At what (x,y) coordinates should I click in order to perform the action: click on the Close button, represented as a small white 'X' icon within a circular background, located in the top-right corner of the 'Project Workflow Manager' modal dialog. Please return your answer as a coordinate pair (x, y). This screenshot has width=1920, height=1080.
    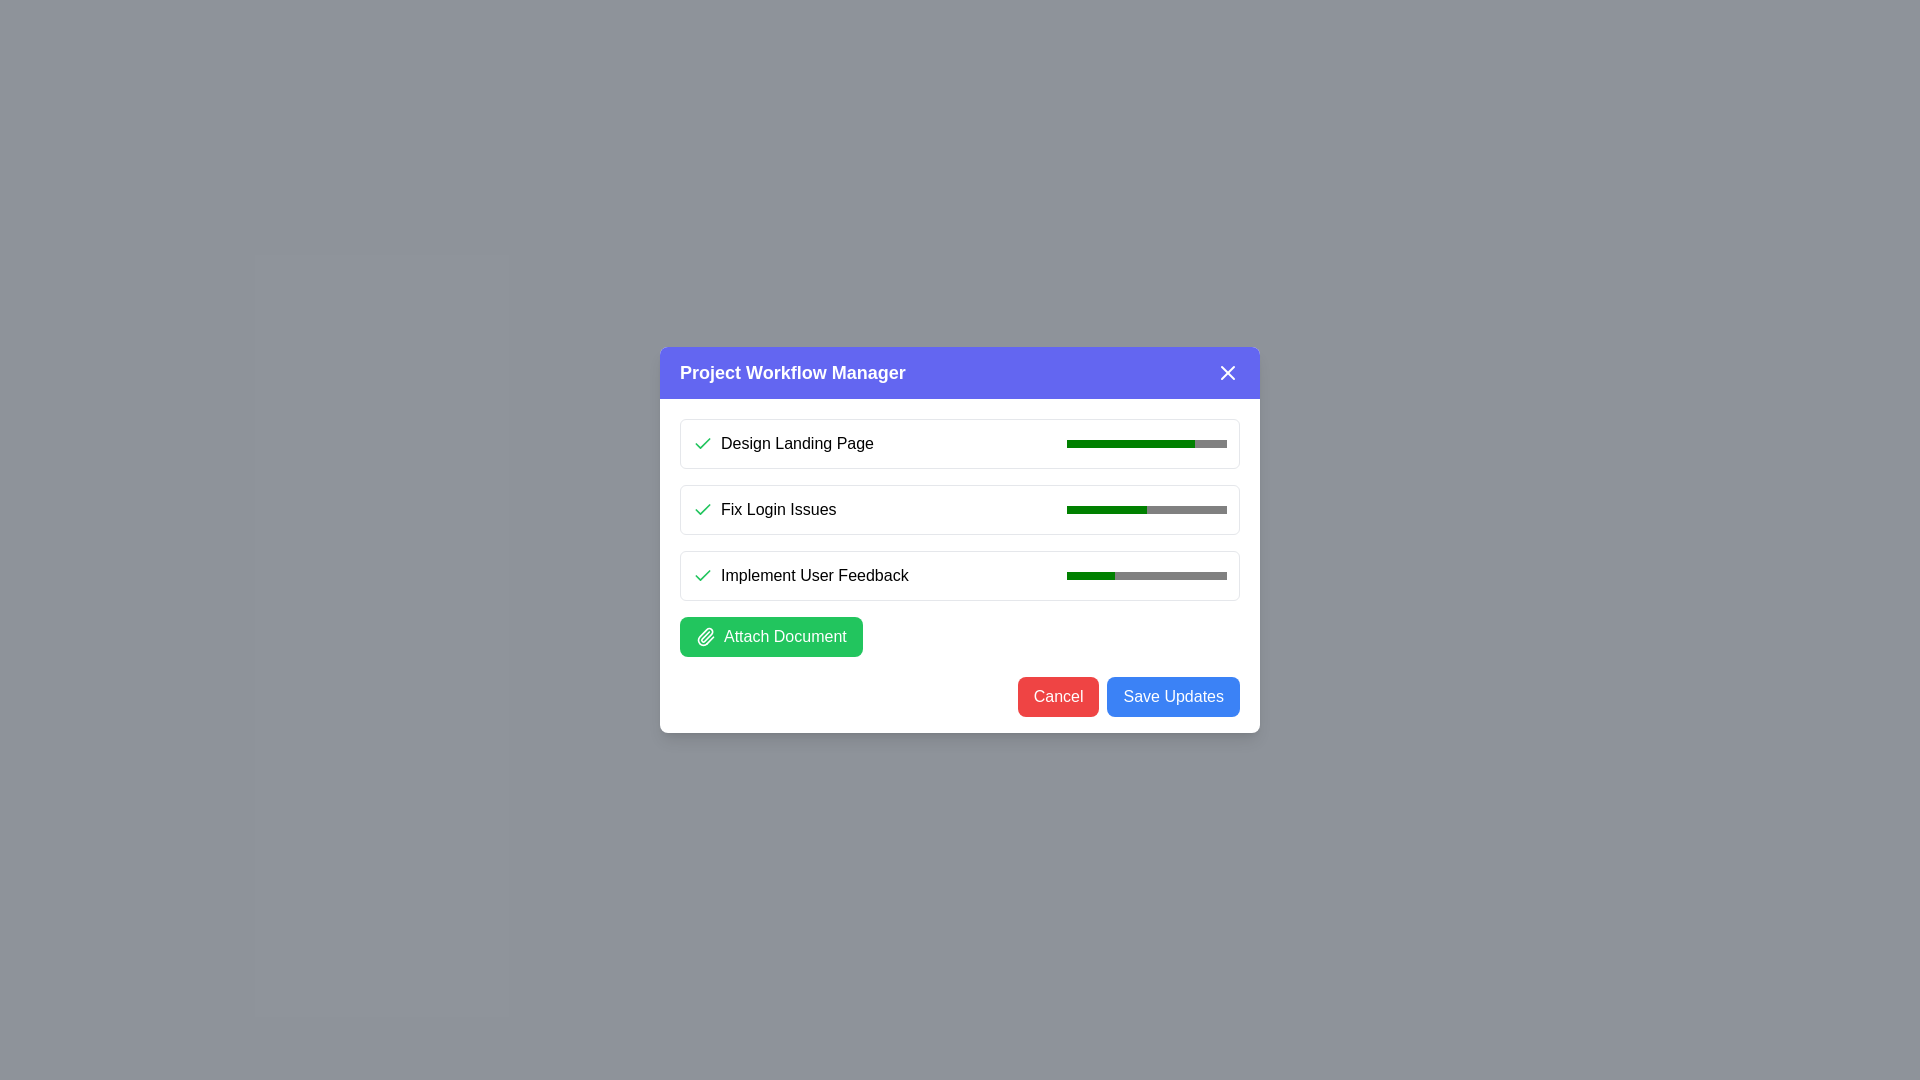
    Looking at the image, I should click on (1227, 373).